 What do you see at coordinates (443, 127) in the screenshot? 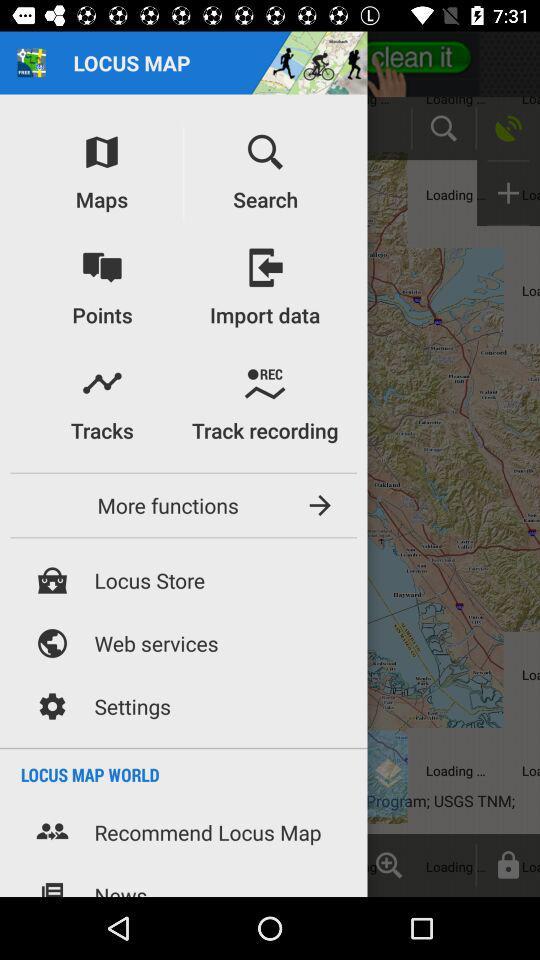
I see `the search icon` at bounding box center [443, 127].